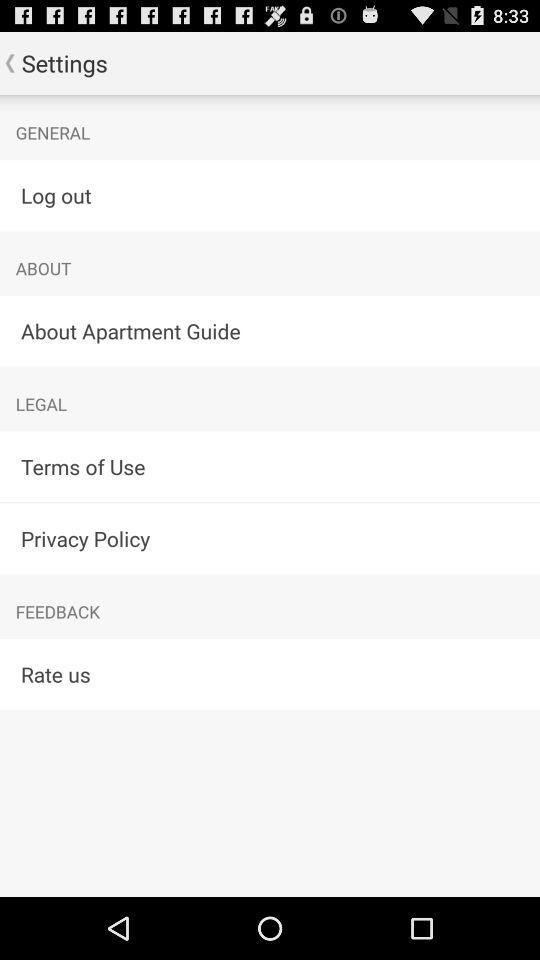 The height and width of the screenshot is (960, 540). I want to click on the about apartment guide, so click(270, 330).